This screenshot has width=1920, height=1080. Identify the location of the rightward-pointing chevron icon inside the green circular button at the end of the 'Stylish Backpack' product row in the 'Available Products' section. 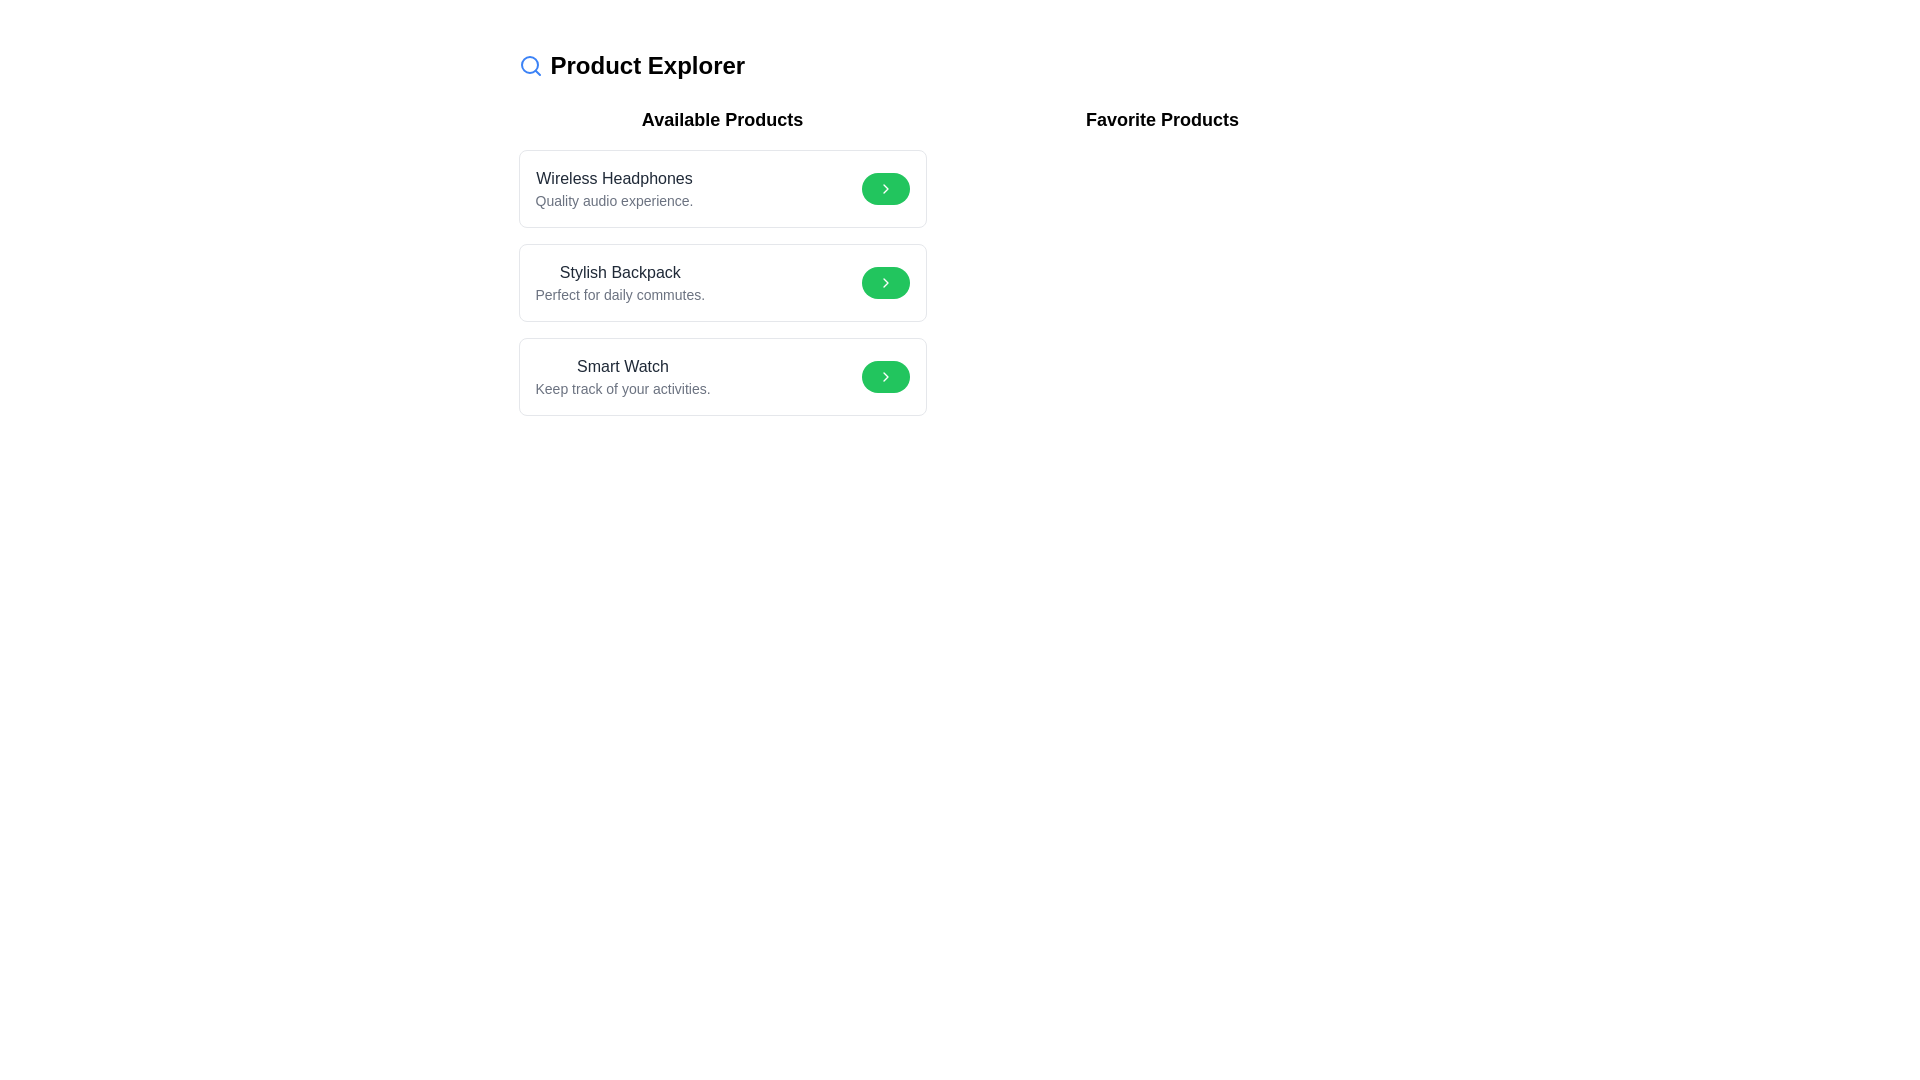
(884, 282).